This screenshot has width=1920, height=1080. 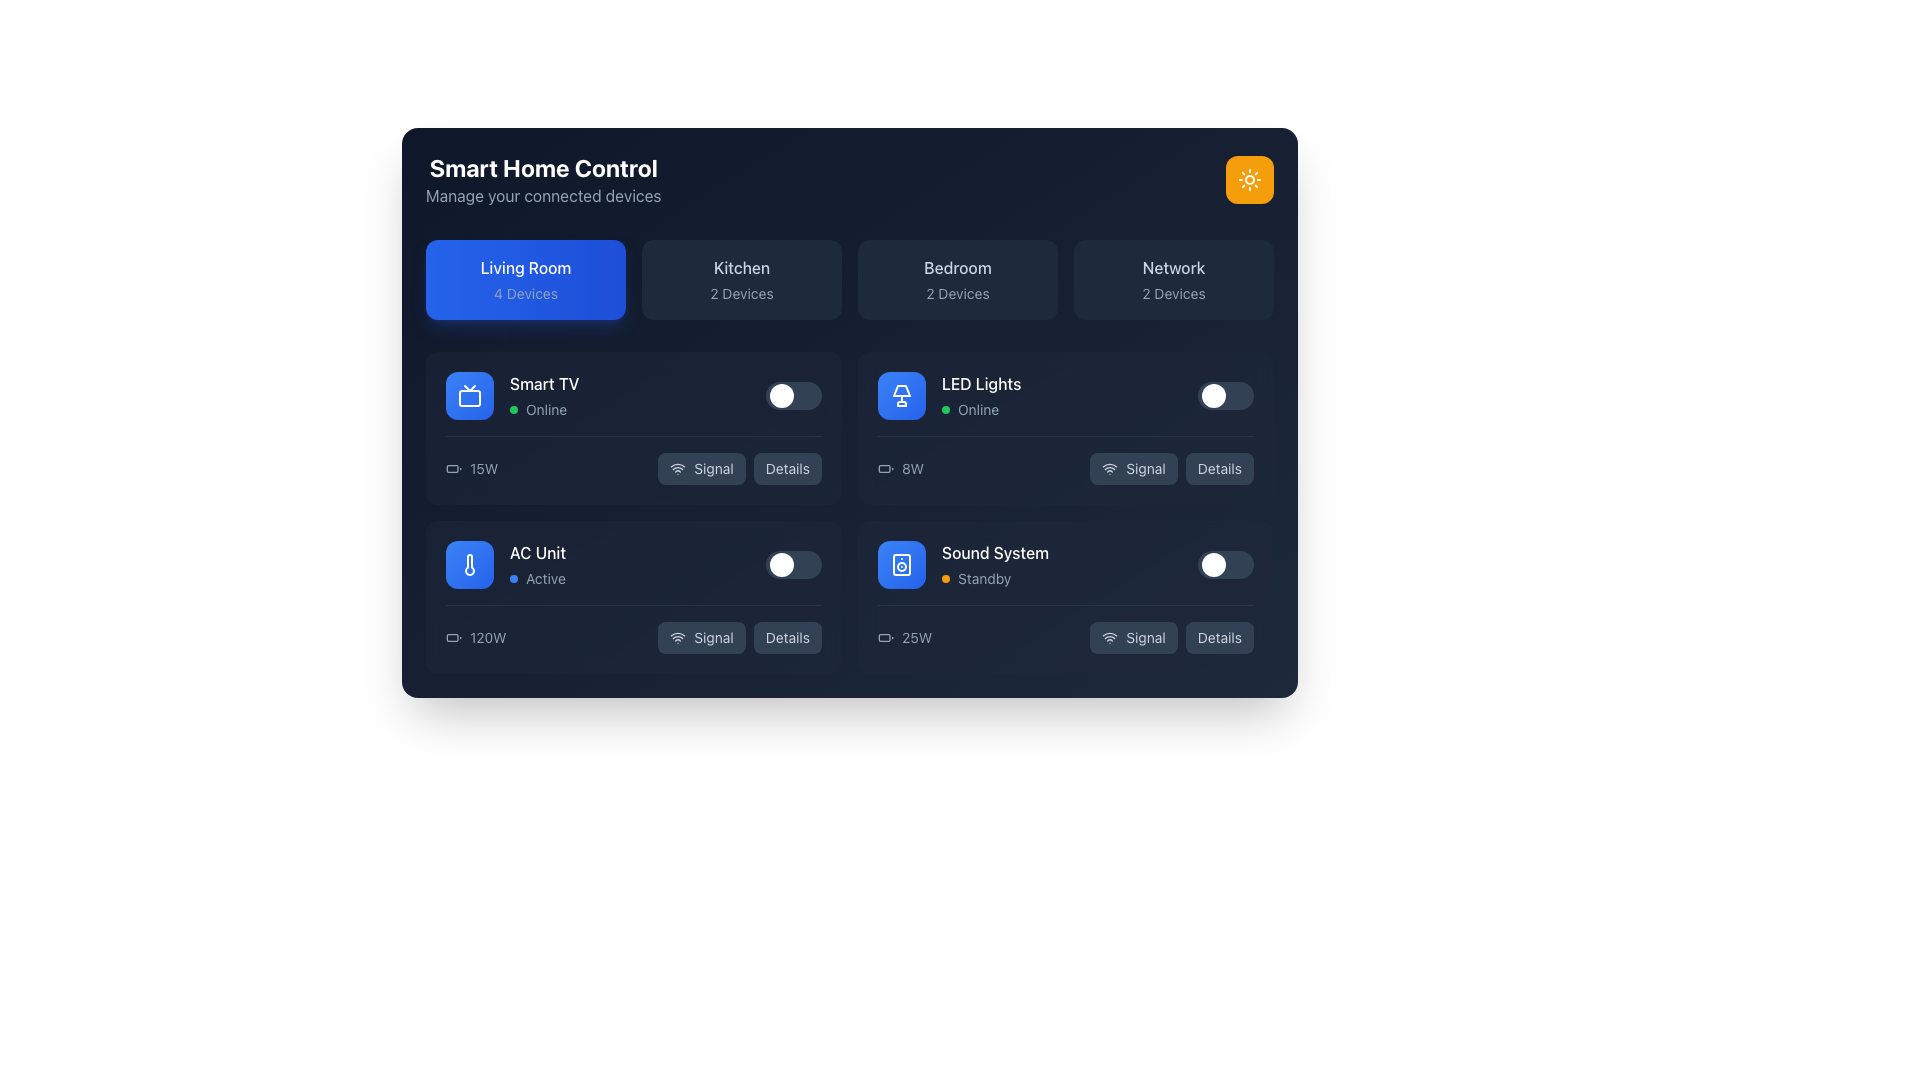 What do you see at coordinates (488, 637) in the screenshot?
I see `the Text label that provides information about the power consumption of the AC Unit` at bounding box center [488, 637].